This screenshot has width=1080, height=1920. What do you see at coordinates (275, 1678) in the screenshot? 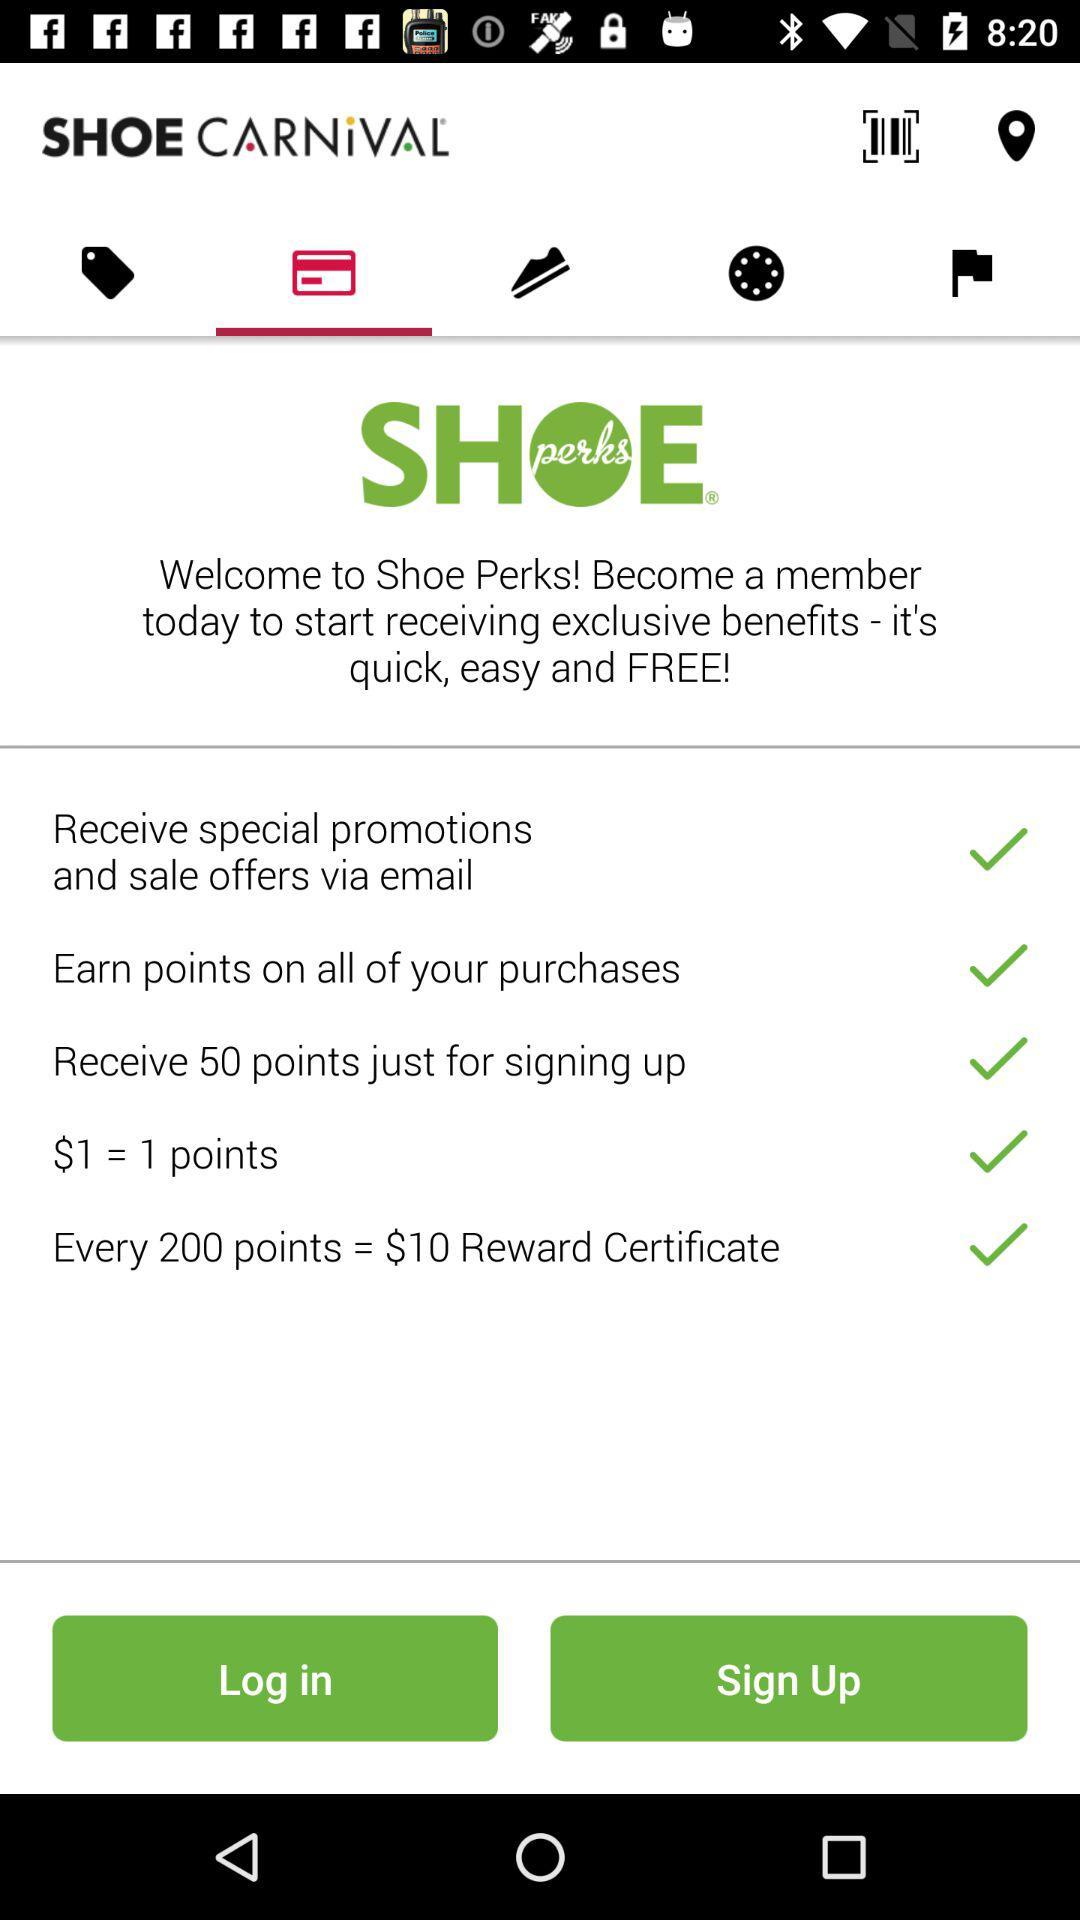
I see `log in icon` at bounding box center [275, 1678].